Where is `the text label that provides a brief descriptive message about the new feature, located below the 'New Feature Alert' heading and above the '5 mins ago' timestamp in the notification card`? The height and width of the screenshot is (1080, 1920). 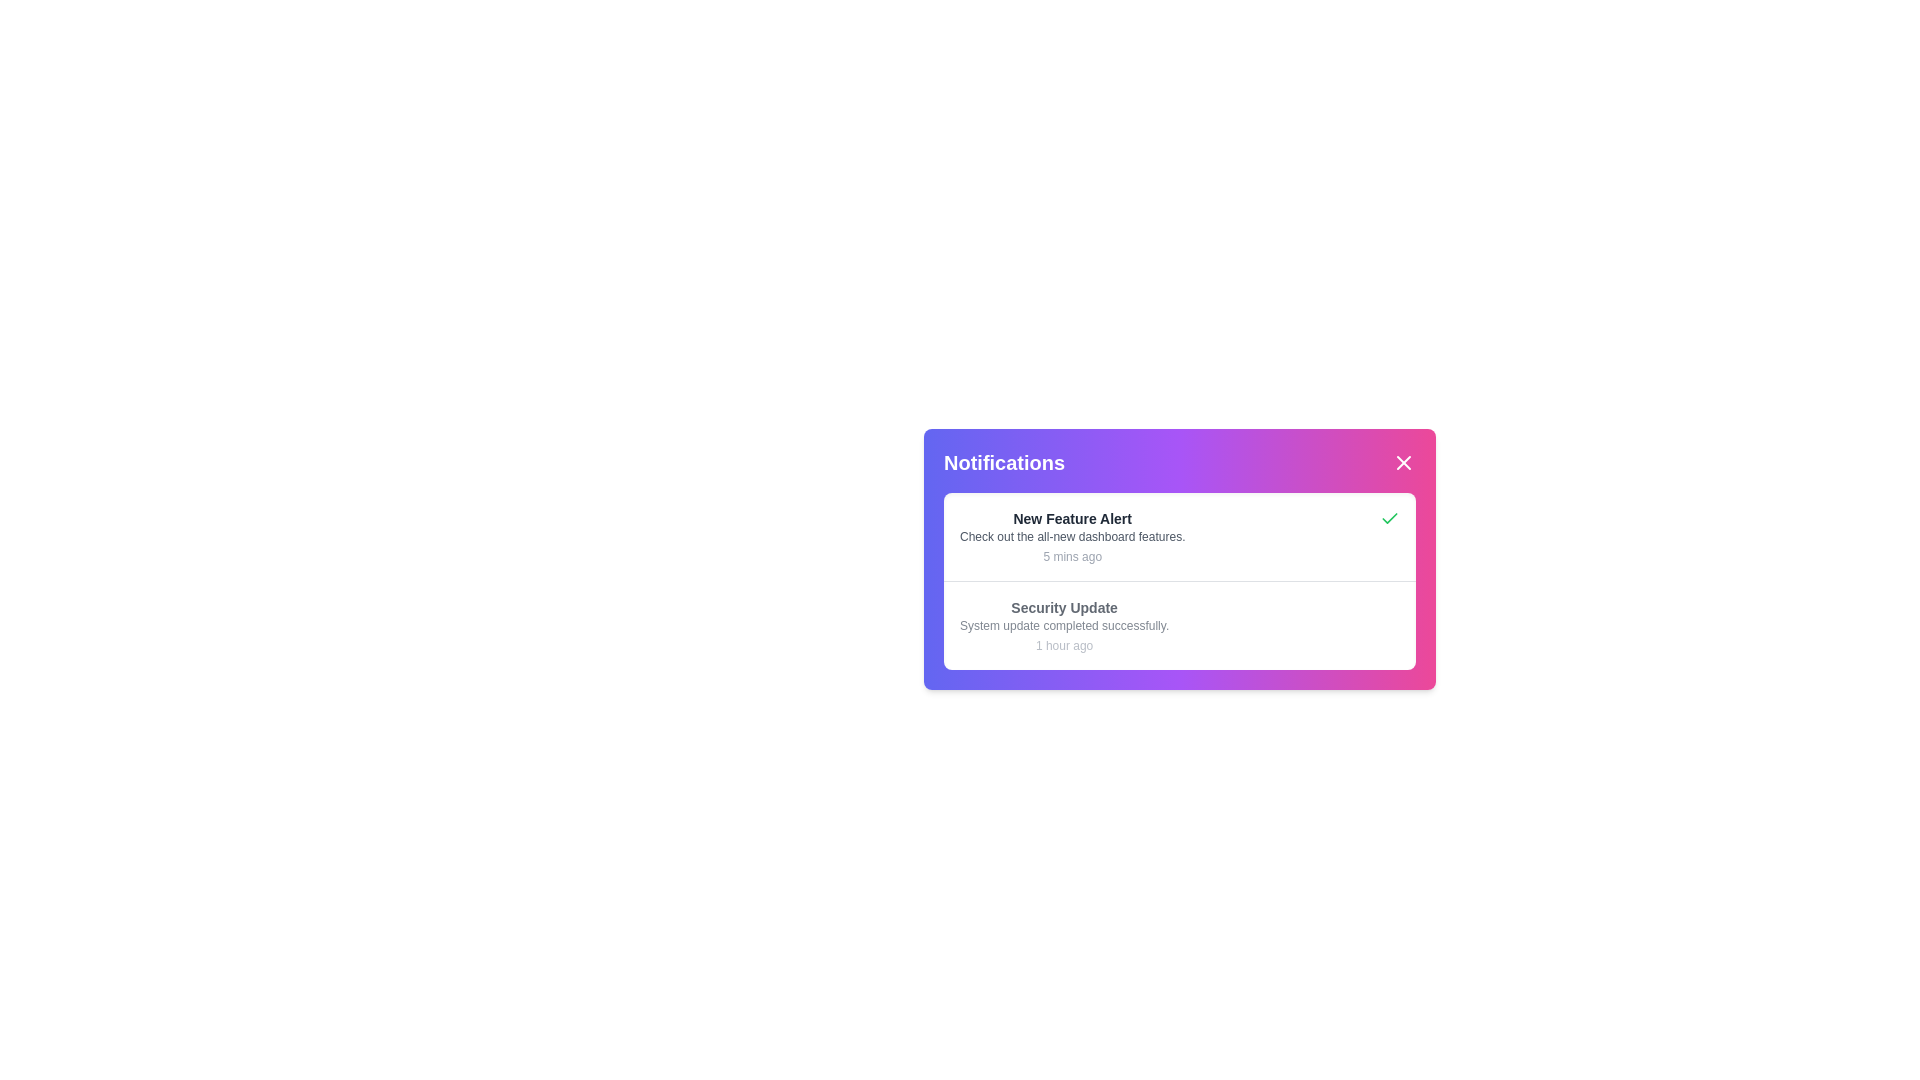
the text label that provides a brief descriptive message about the new feature, located below the 'New Feature Alert' heading and above the '5 mins ago' timestamp in the notification card is located at coordinates (1071, 535).